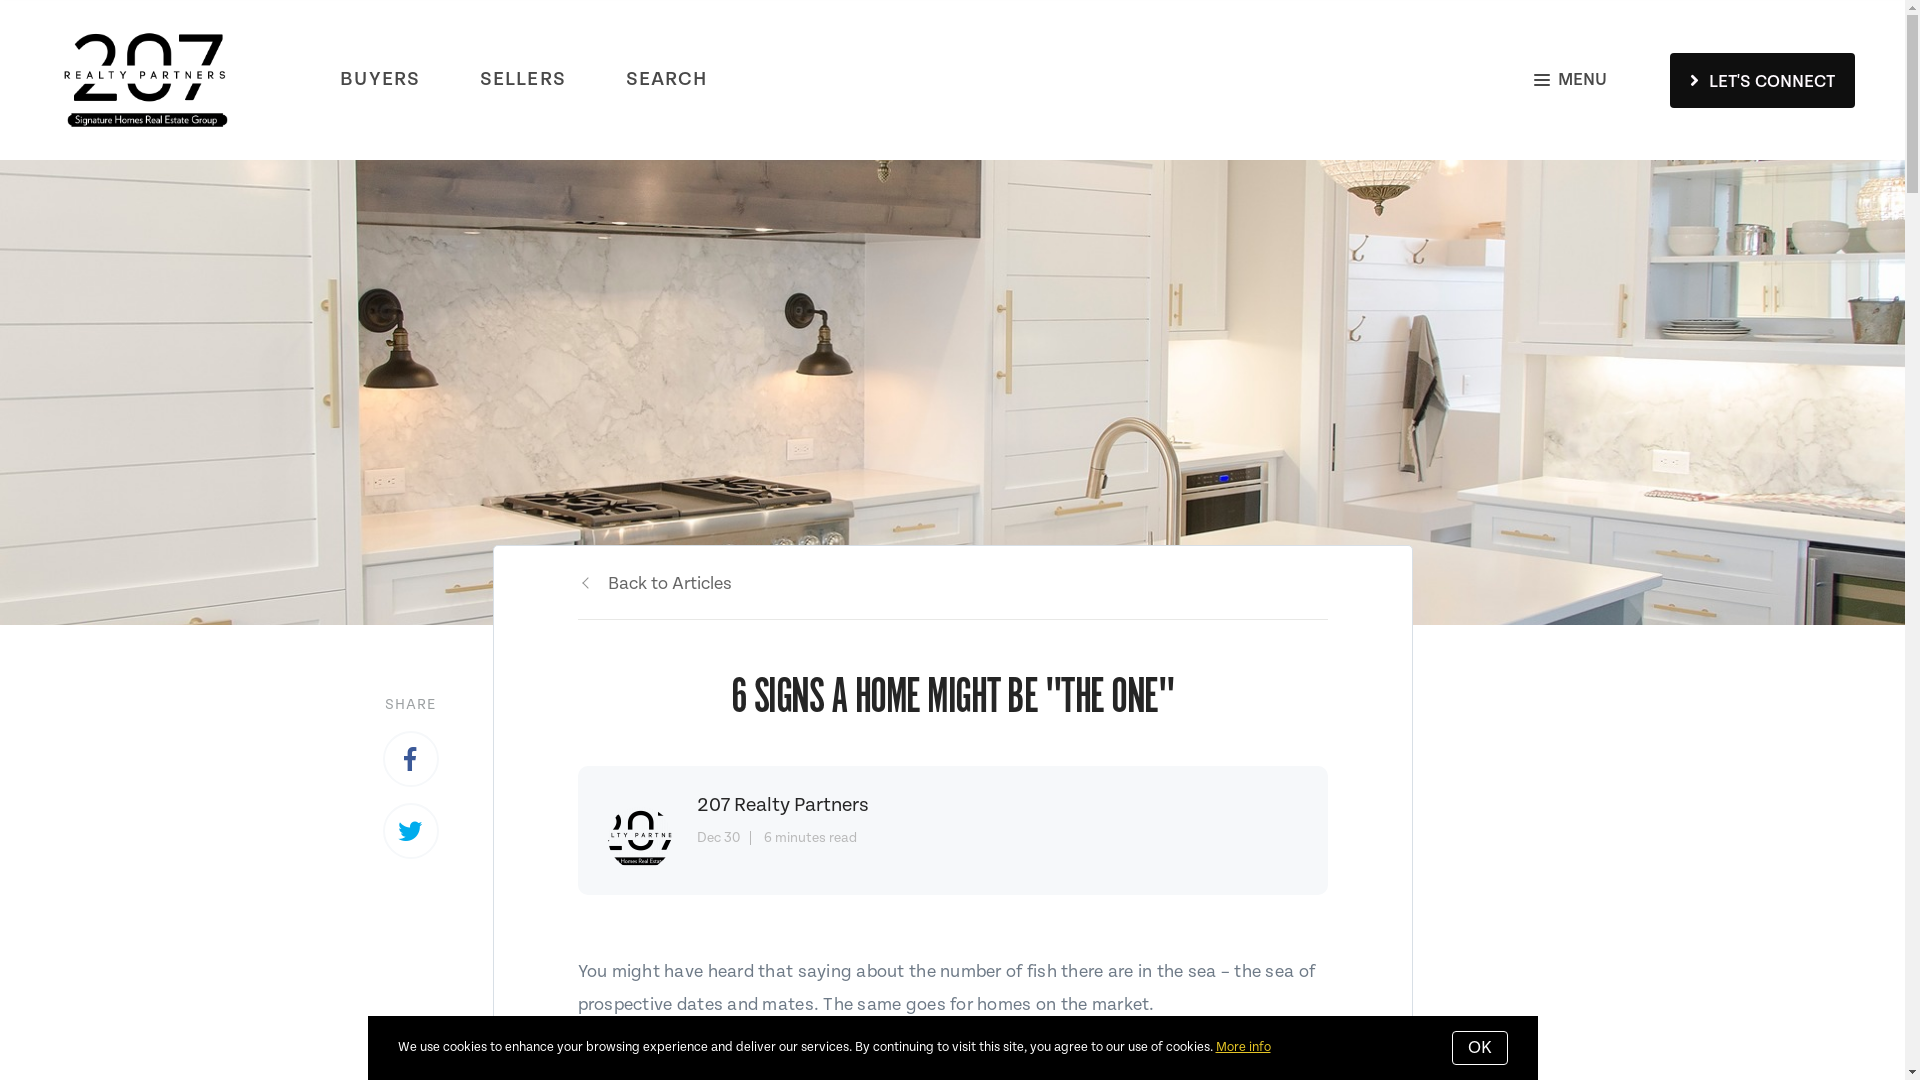 This screenshot has height=1080, width=1920. I want to click on 'Back to Articles', so click(654, 583).